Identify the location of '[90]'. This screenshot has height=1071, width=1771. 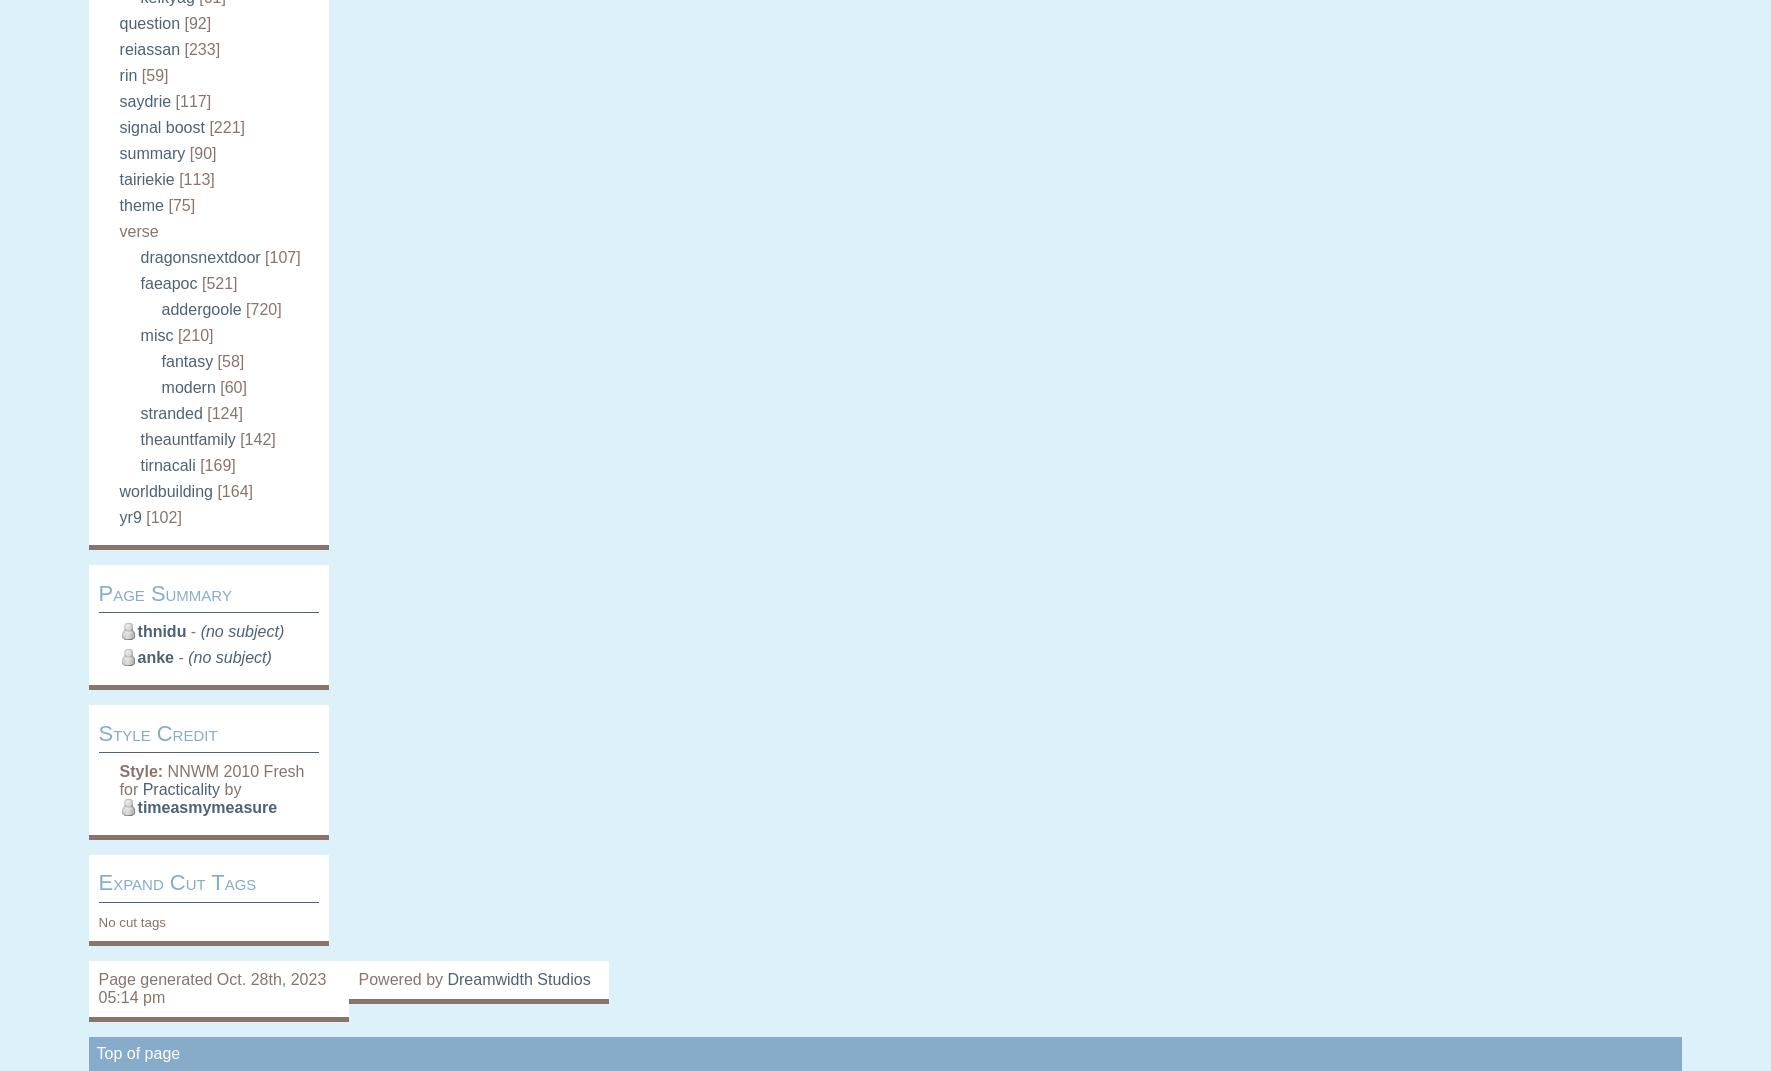
(202, 153).